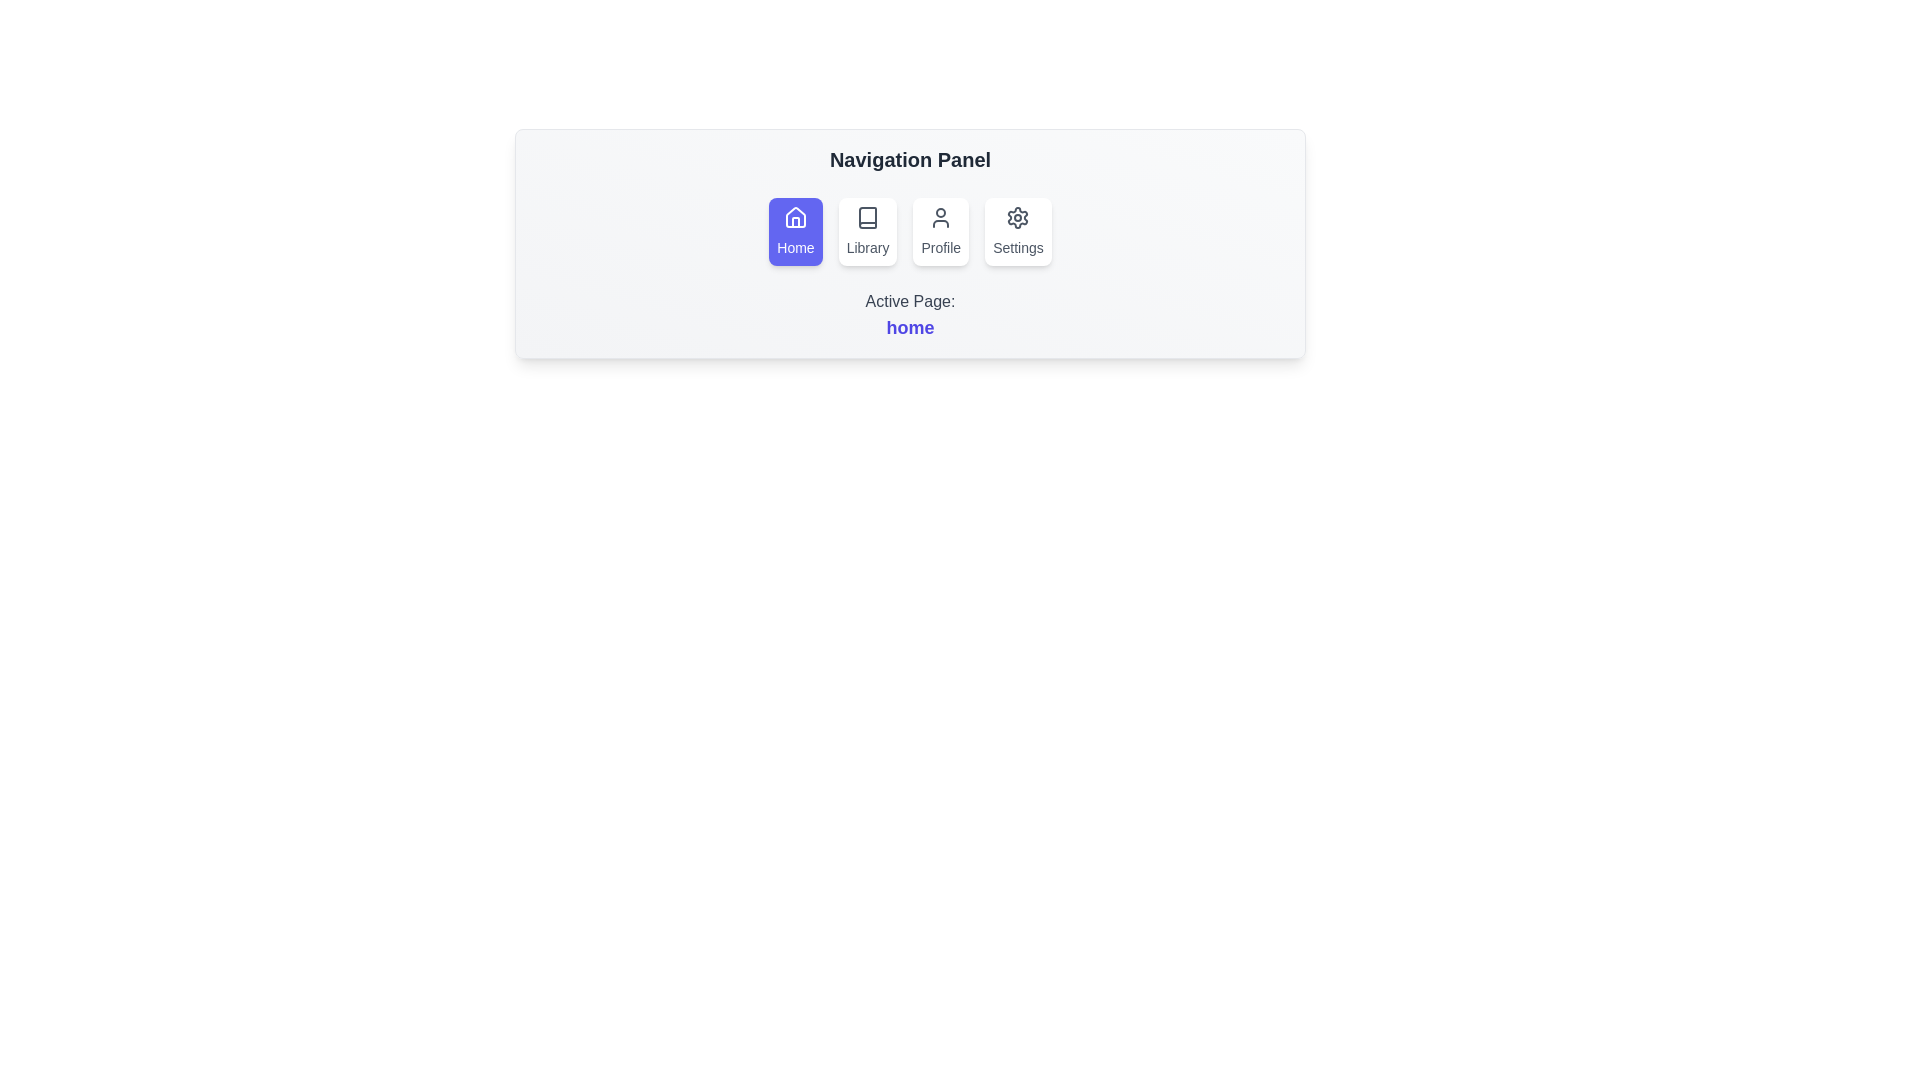 This screenshot has height=1080, width=1920. What do you see at coordinates (940, 230) in the screenshot?
I see `the 'Profile' button, which has a user silhouette icon above the text, located in the horizontal navigation panel as the third option from the left` at bounding box center [940, 230].